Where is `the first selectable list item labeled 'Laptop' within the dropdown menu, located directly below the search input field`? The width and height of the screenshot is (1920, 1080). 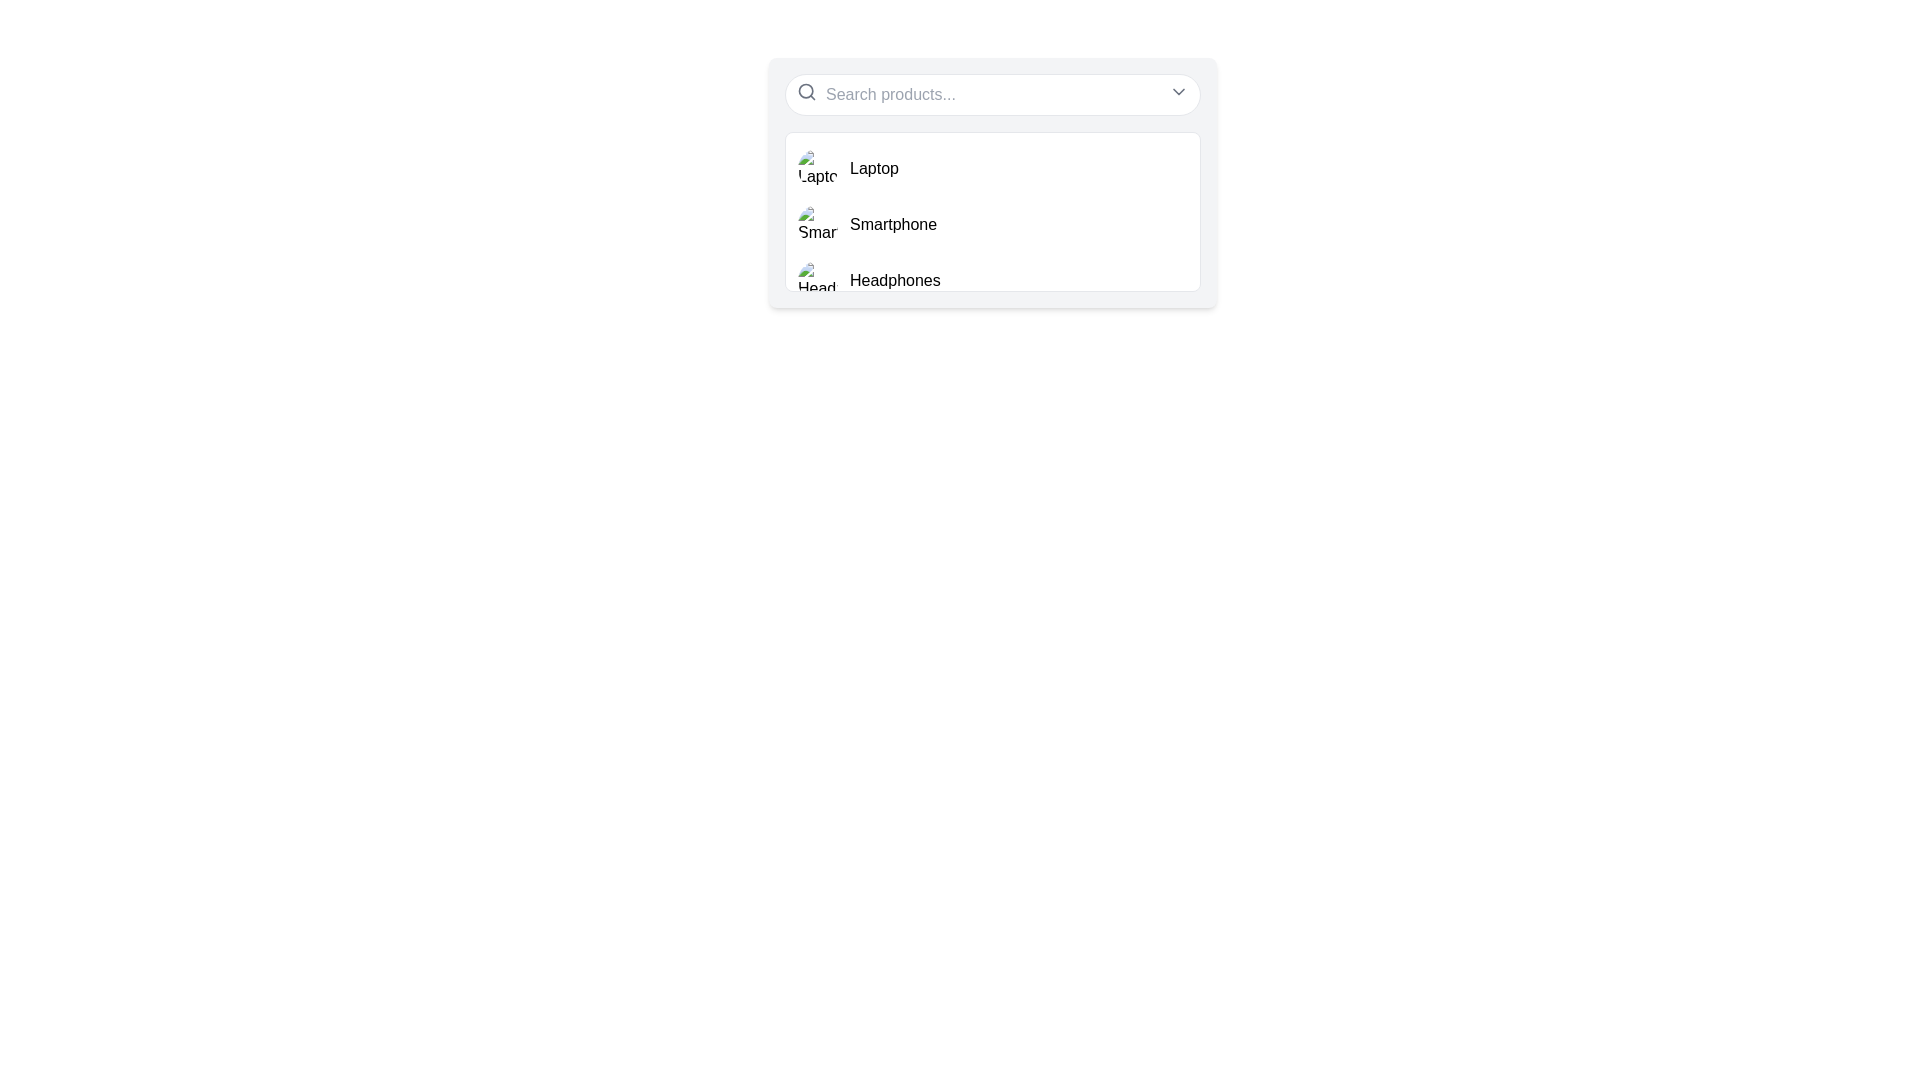 the first selectable list item labeled 'Laptop' within the dropdown menu, located directly below the search input field is located at coordinates (993, 168).